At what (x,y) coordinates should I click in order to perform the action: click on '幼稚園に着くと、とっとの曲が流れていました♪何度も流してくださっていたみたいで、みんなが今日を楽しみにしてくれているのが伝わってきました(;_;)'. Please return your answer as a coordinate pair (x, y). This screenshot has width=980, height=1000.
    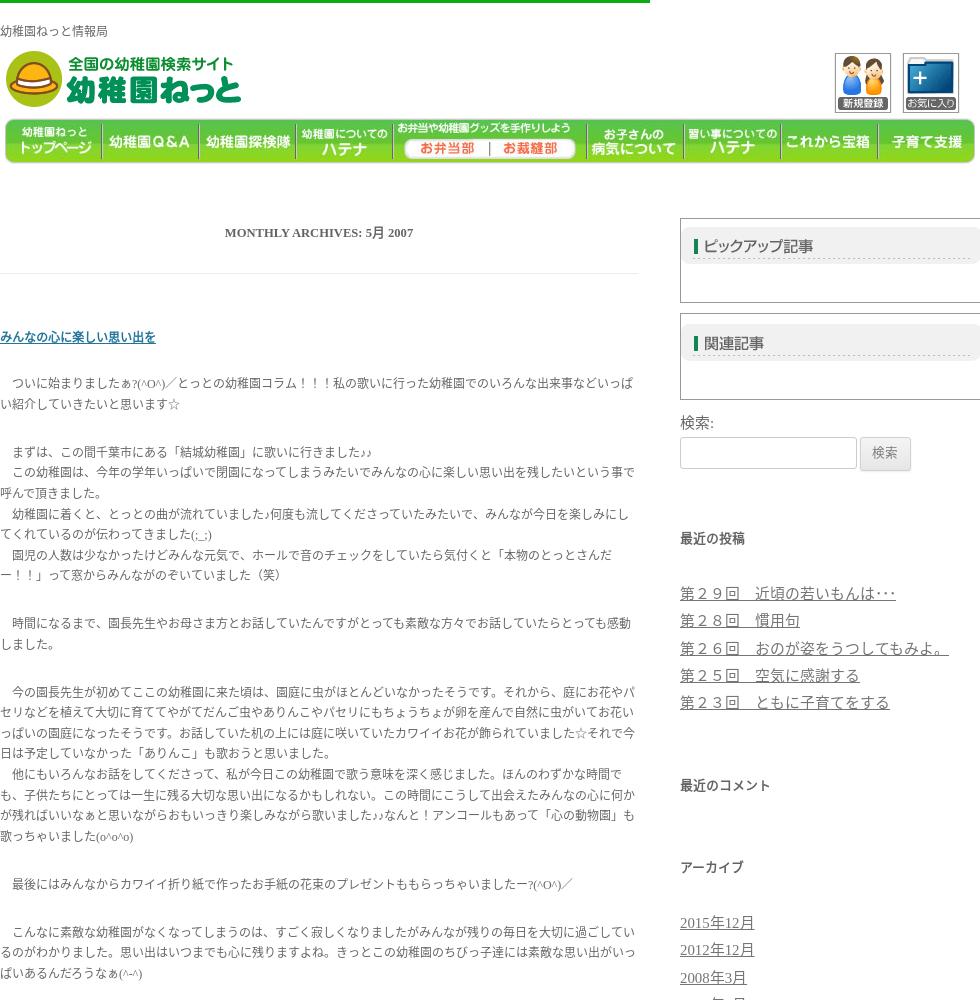
    Looking at the image, I should click on (314, 524).